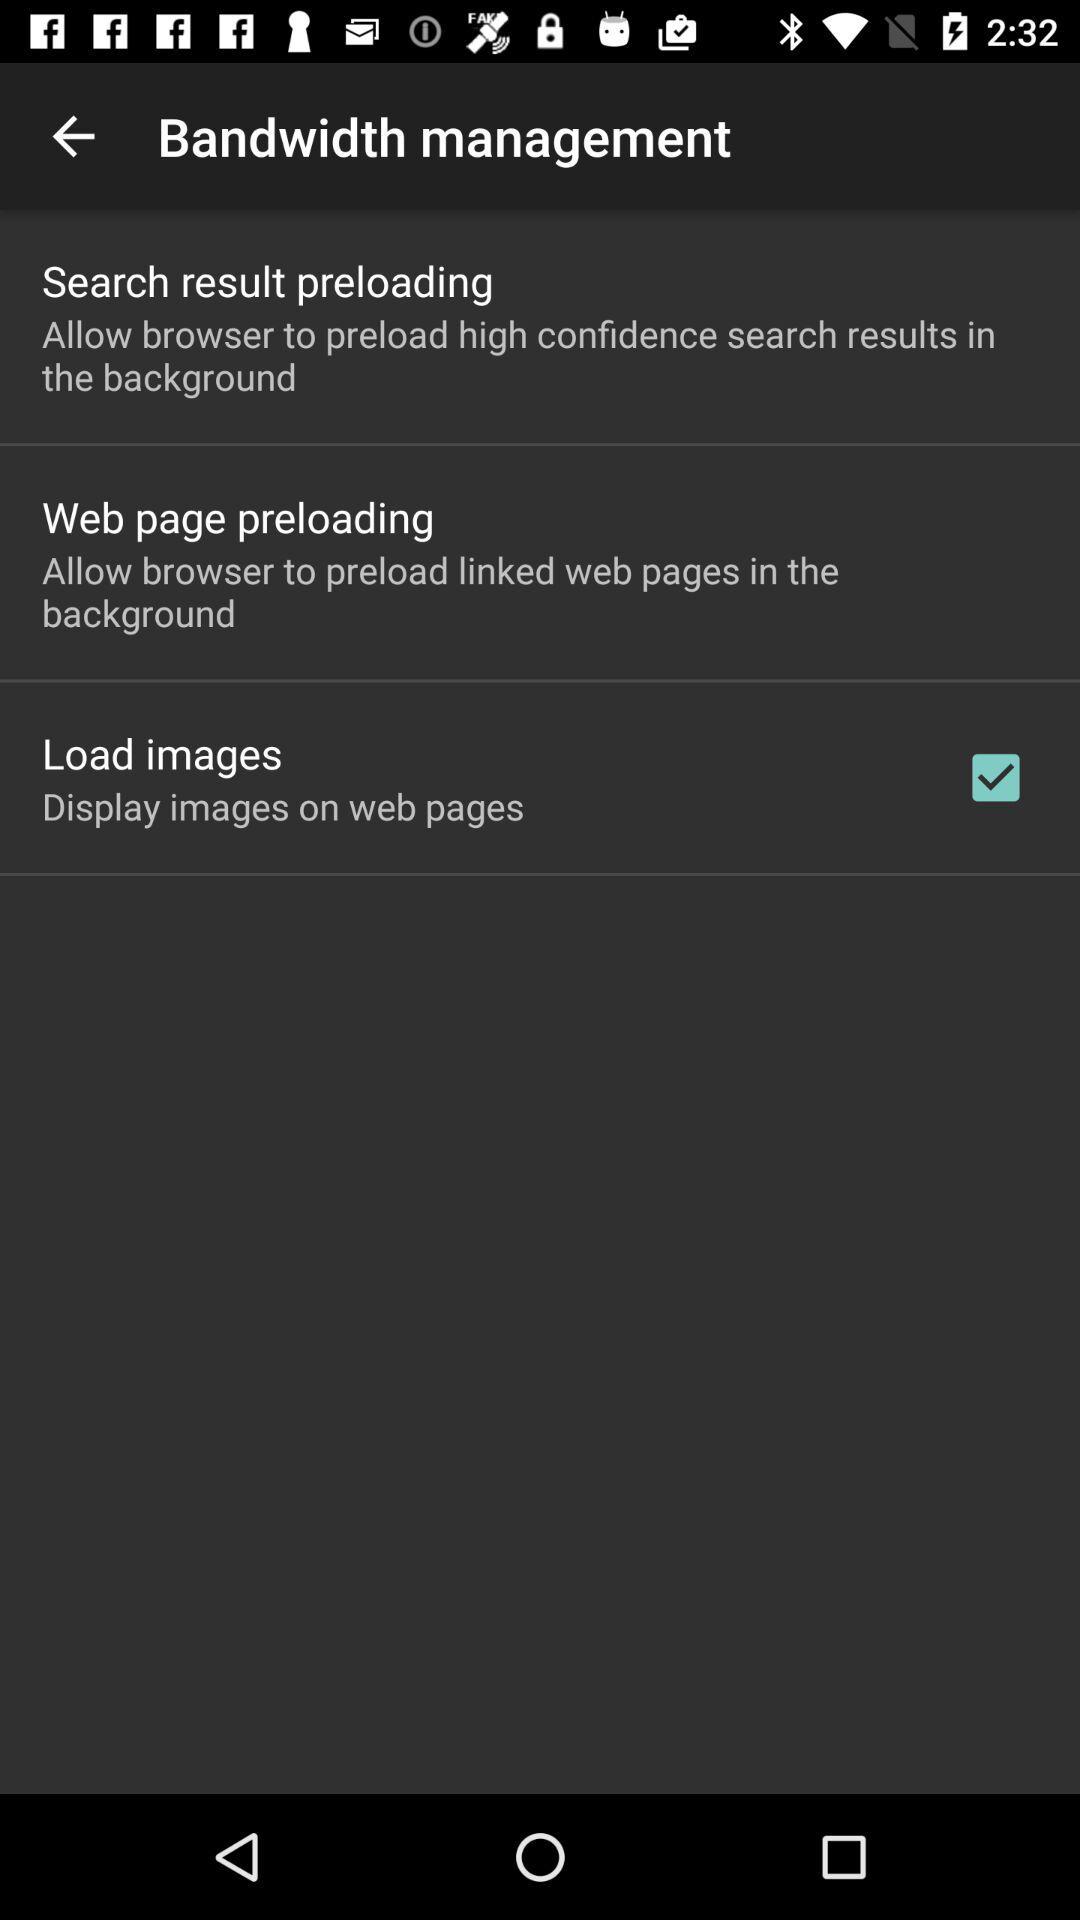 Image resolution: width=1080 pixels, height=1920 pixels. What do you see at coordinates (283, 806) in the screenshot?
I see `icon below the load images app` at bounding box center [283, 806].